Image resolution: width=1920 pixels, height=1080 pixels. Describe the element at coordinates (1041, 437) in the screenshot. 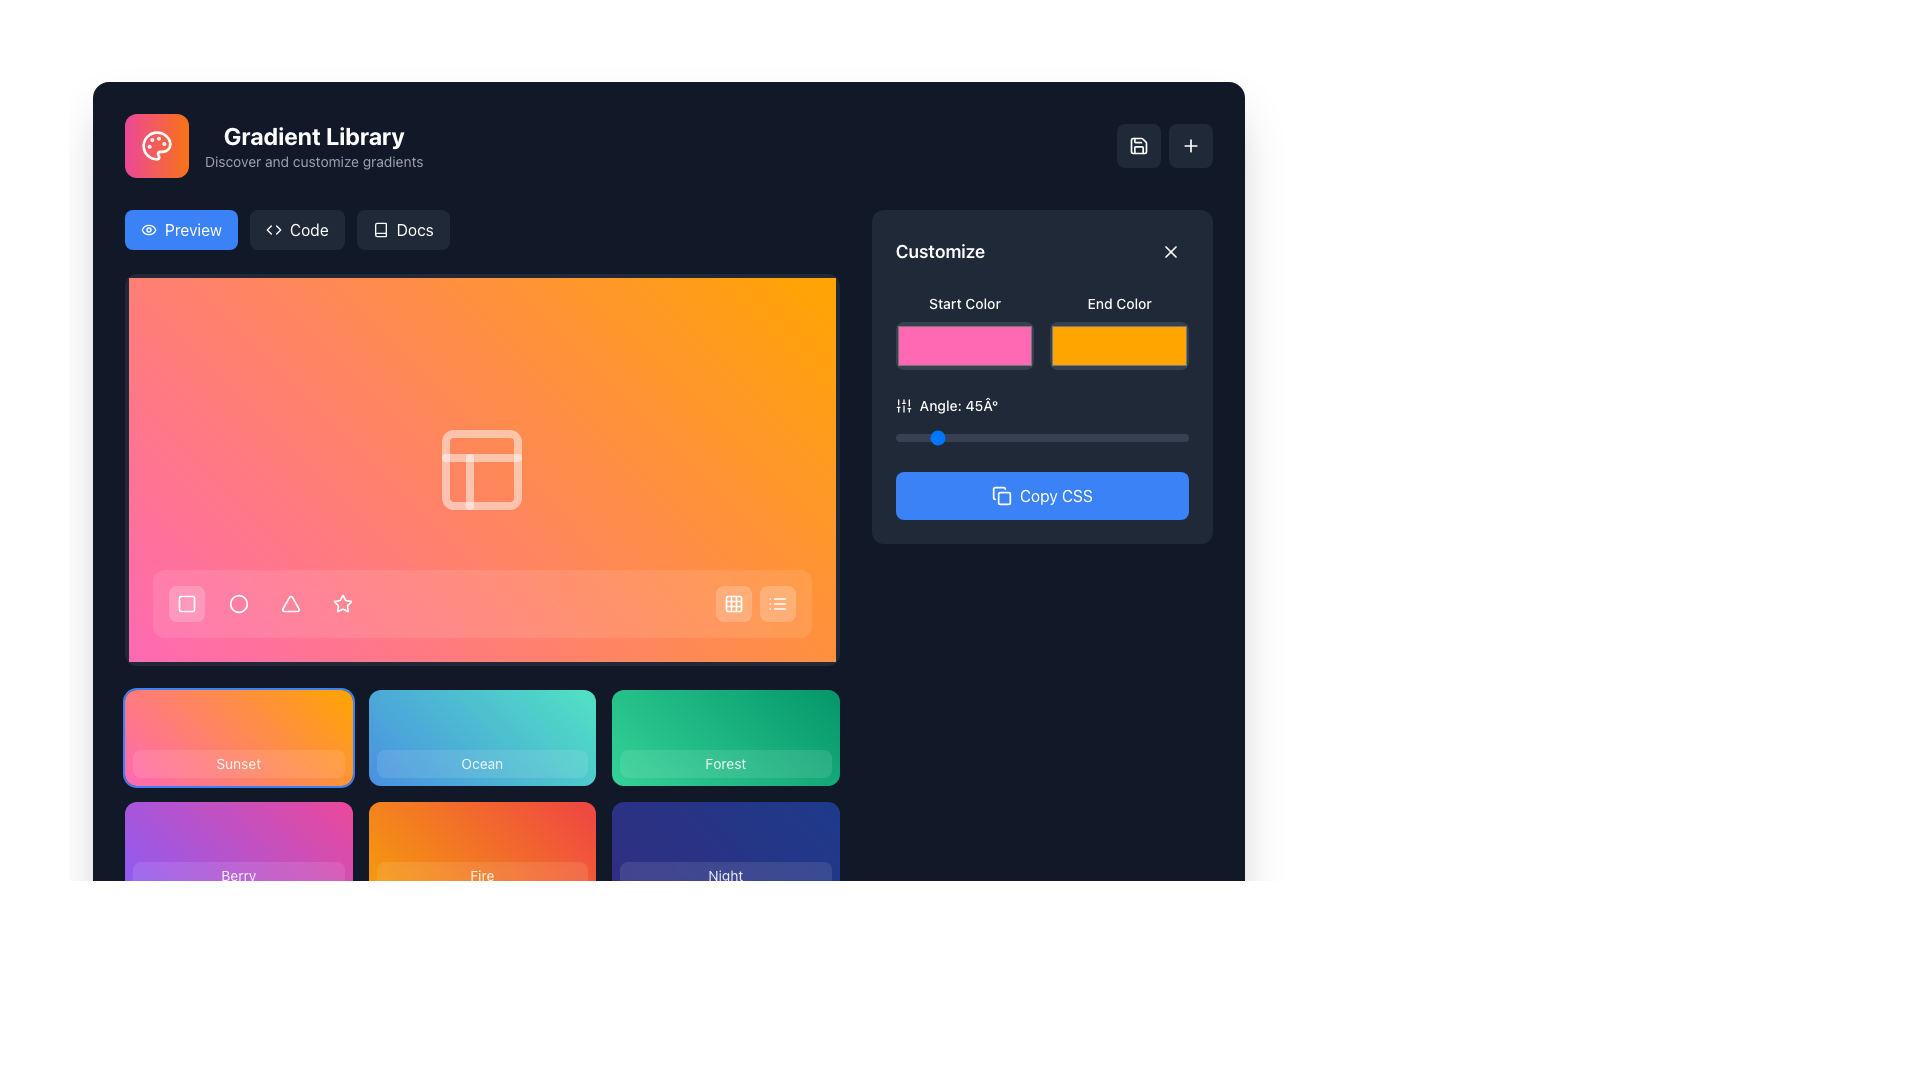

I see `the knob of the range slider component located in the 'Customize' panel beneath the 'Angle: 45°' label` at that location.